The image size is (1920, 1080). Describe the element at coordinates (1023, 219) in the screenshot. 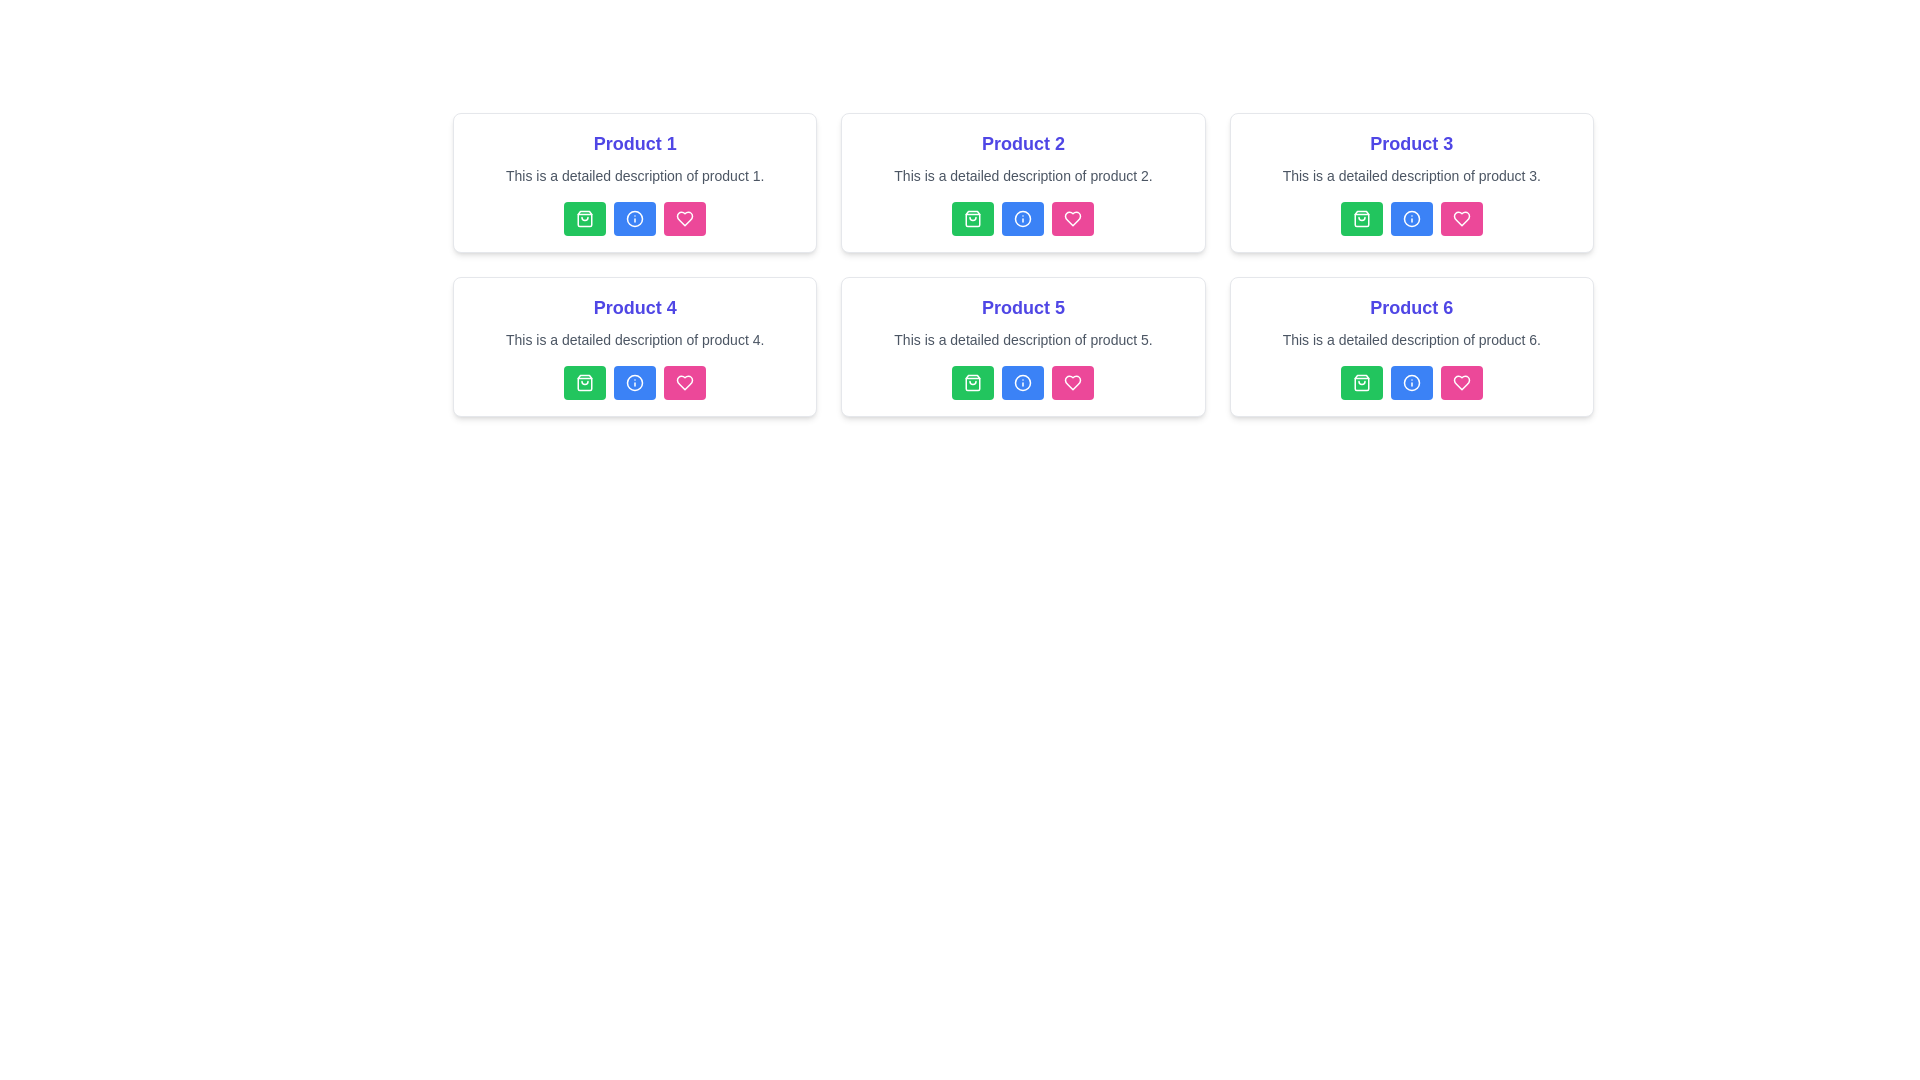

I see `the circle button located in the center of the row of three icons below 'Product 2'` at that location.